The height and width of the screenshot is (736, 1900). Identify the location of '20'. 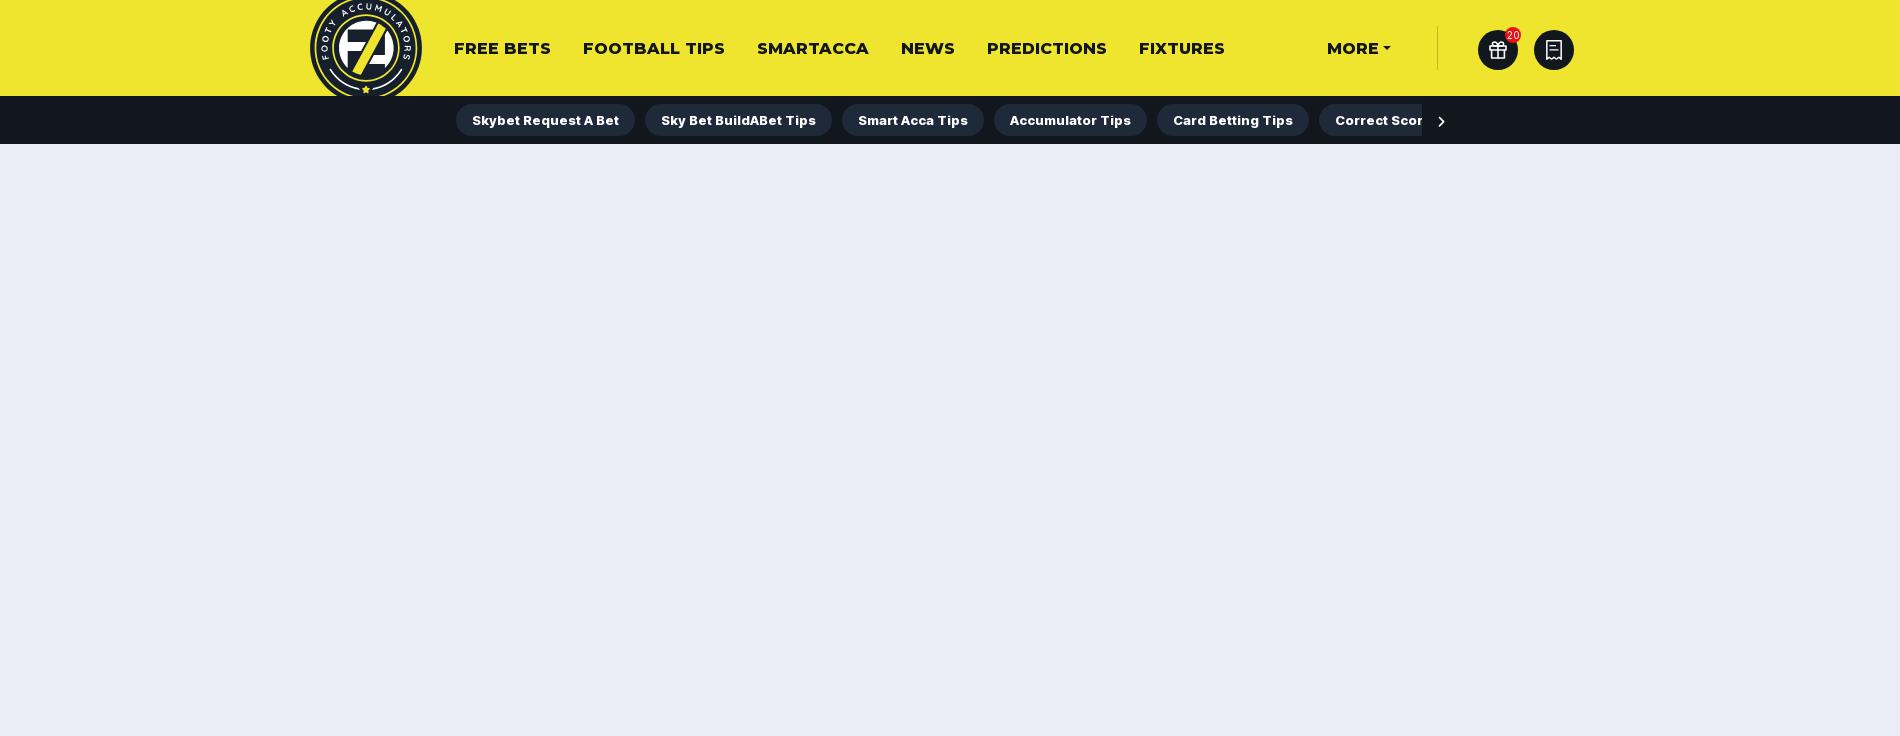
(1512, 33).